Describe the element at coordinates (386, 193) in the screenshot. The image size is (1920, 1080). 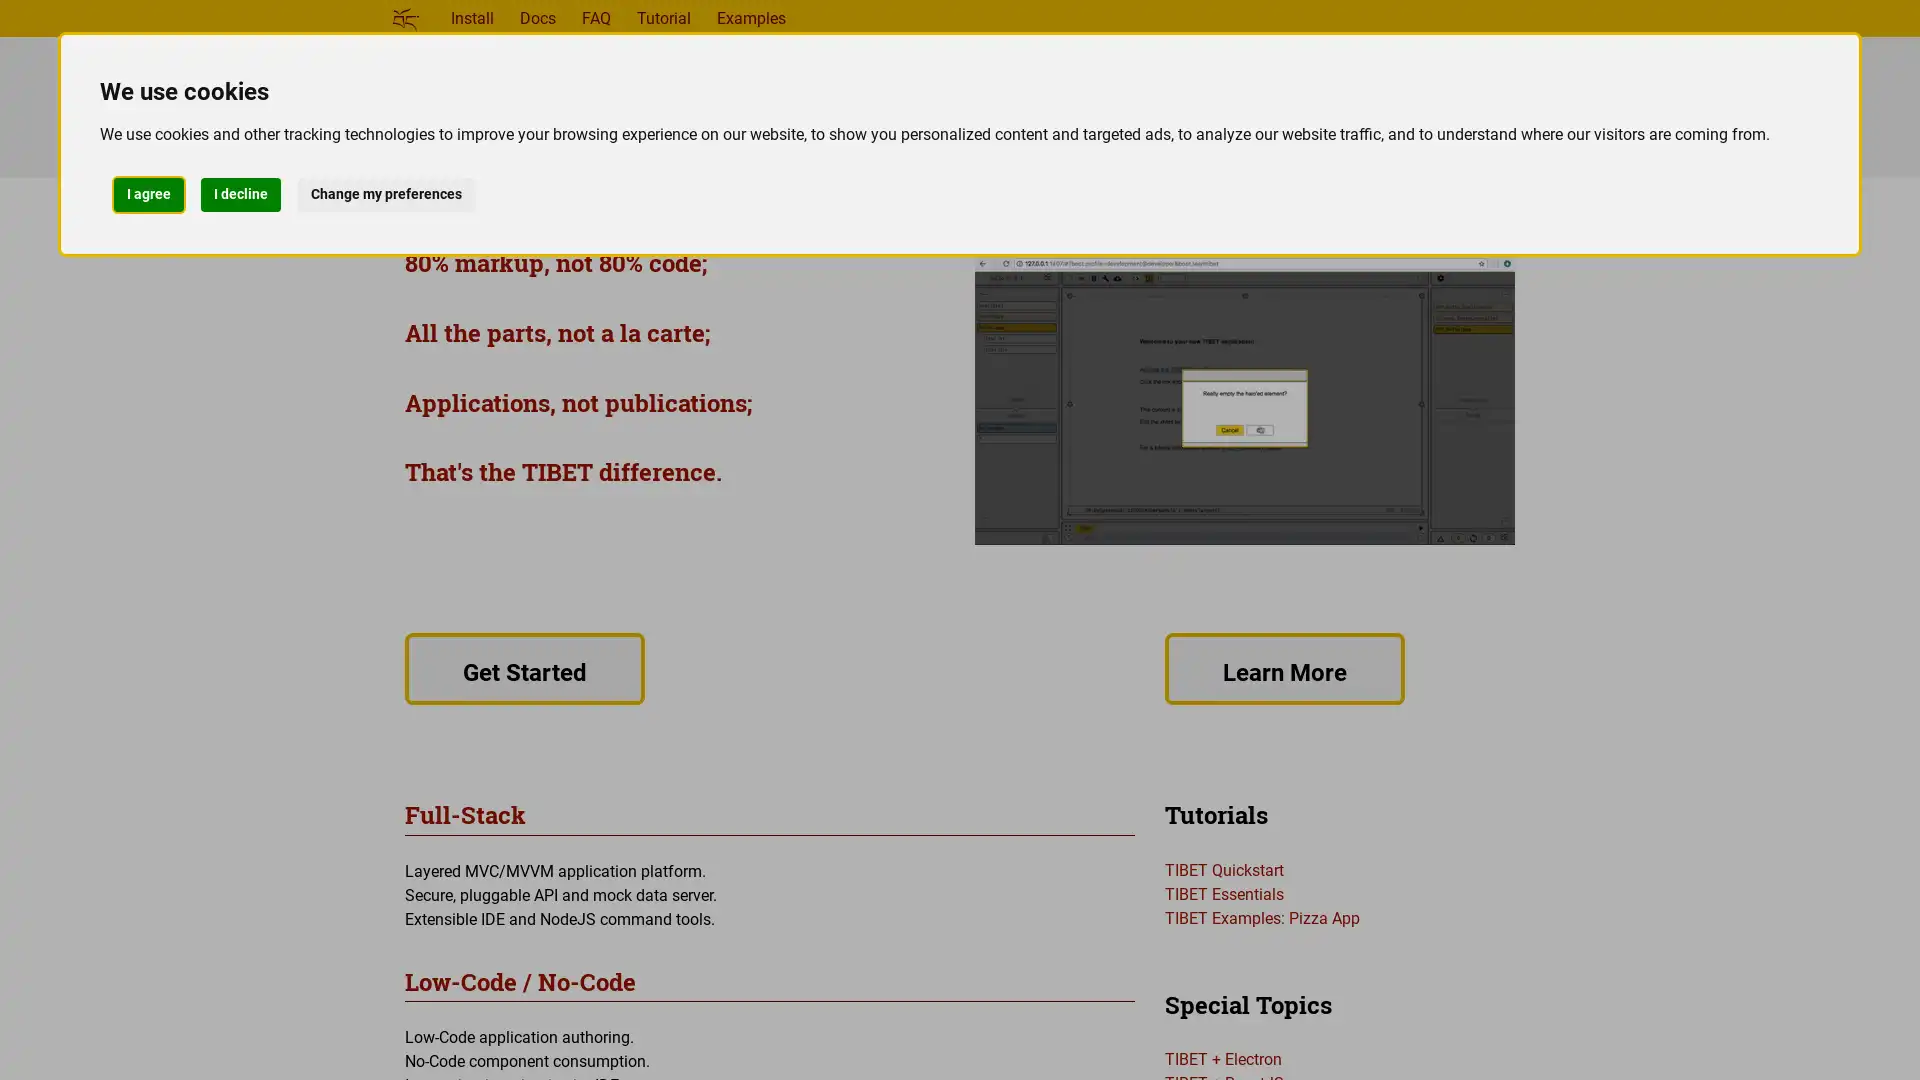
I see `Change my preferences` at that location.